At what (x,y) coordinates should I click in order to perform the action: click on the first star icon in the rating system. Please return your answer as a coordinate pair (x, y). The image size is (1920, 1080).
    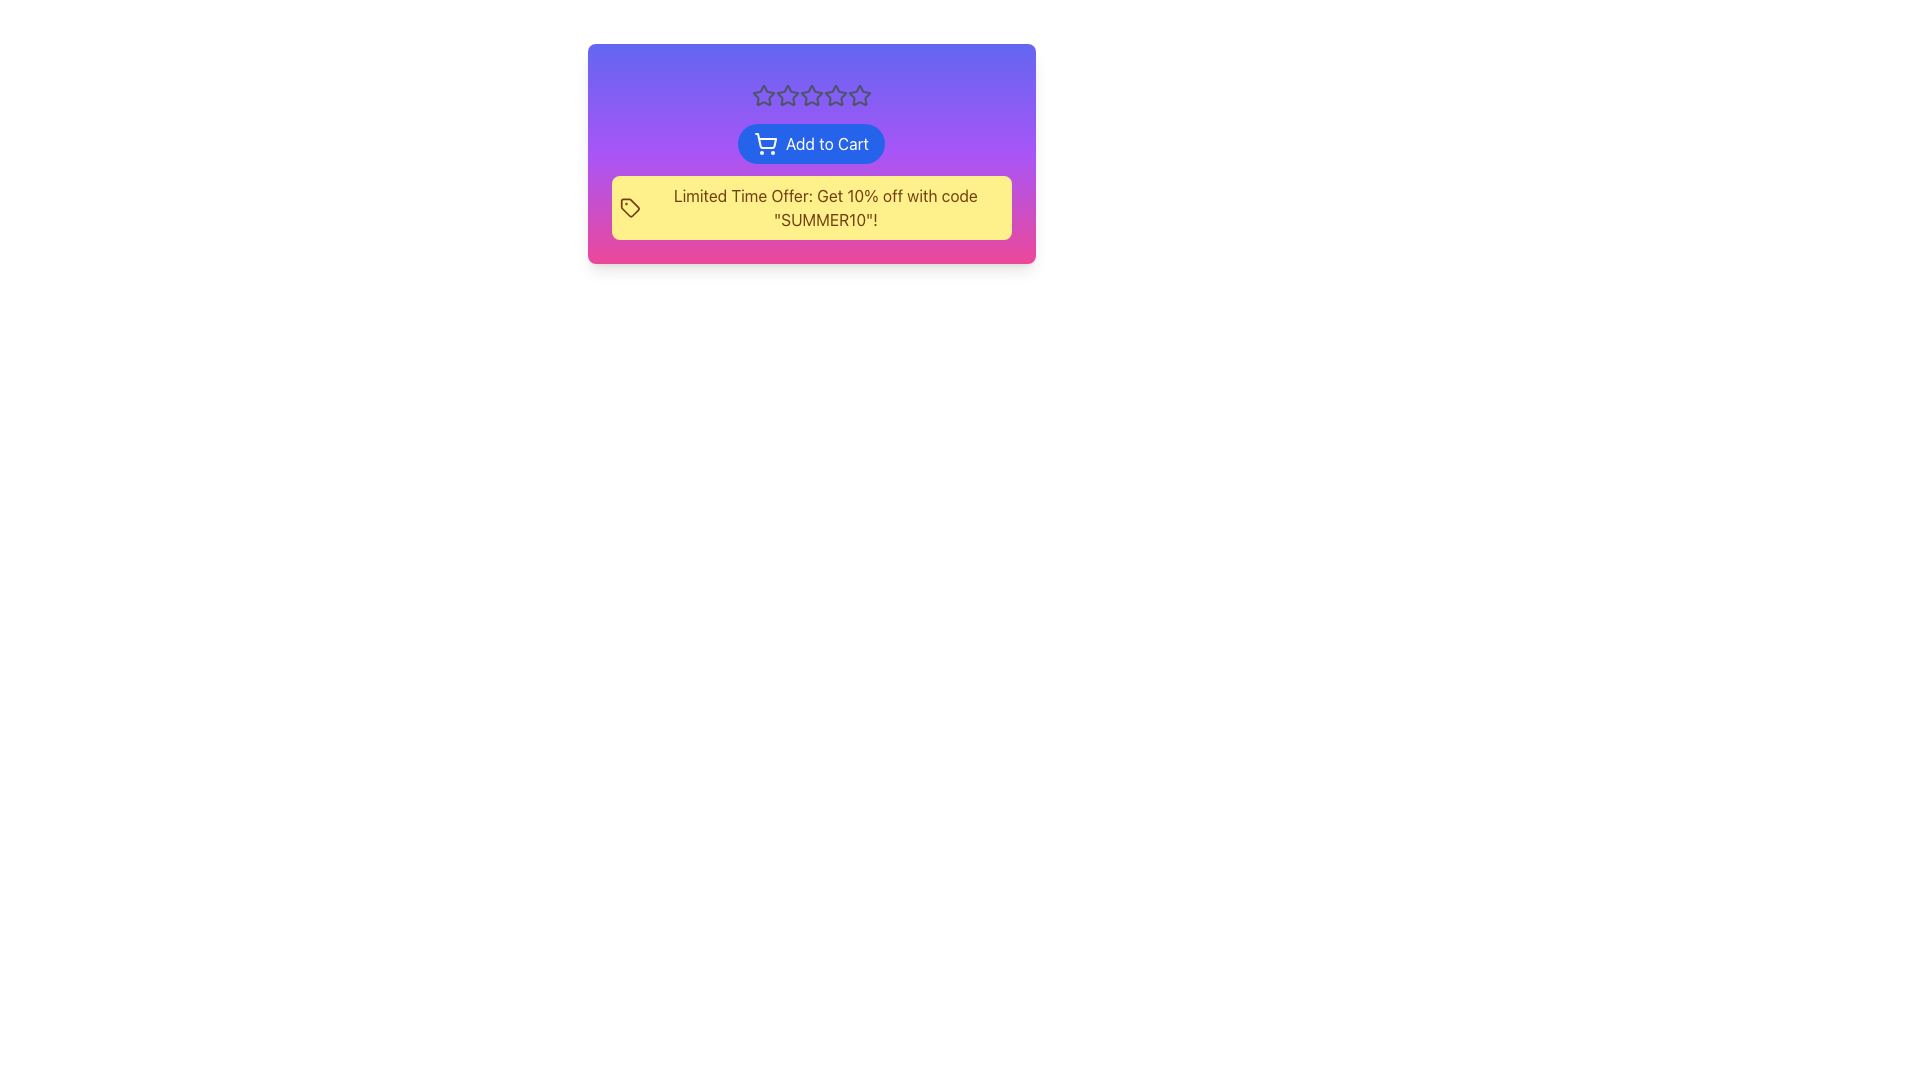
    Looking at the image, I should click on (762, 95).